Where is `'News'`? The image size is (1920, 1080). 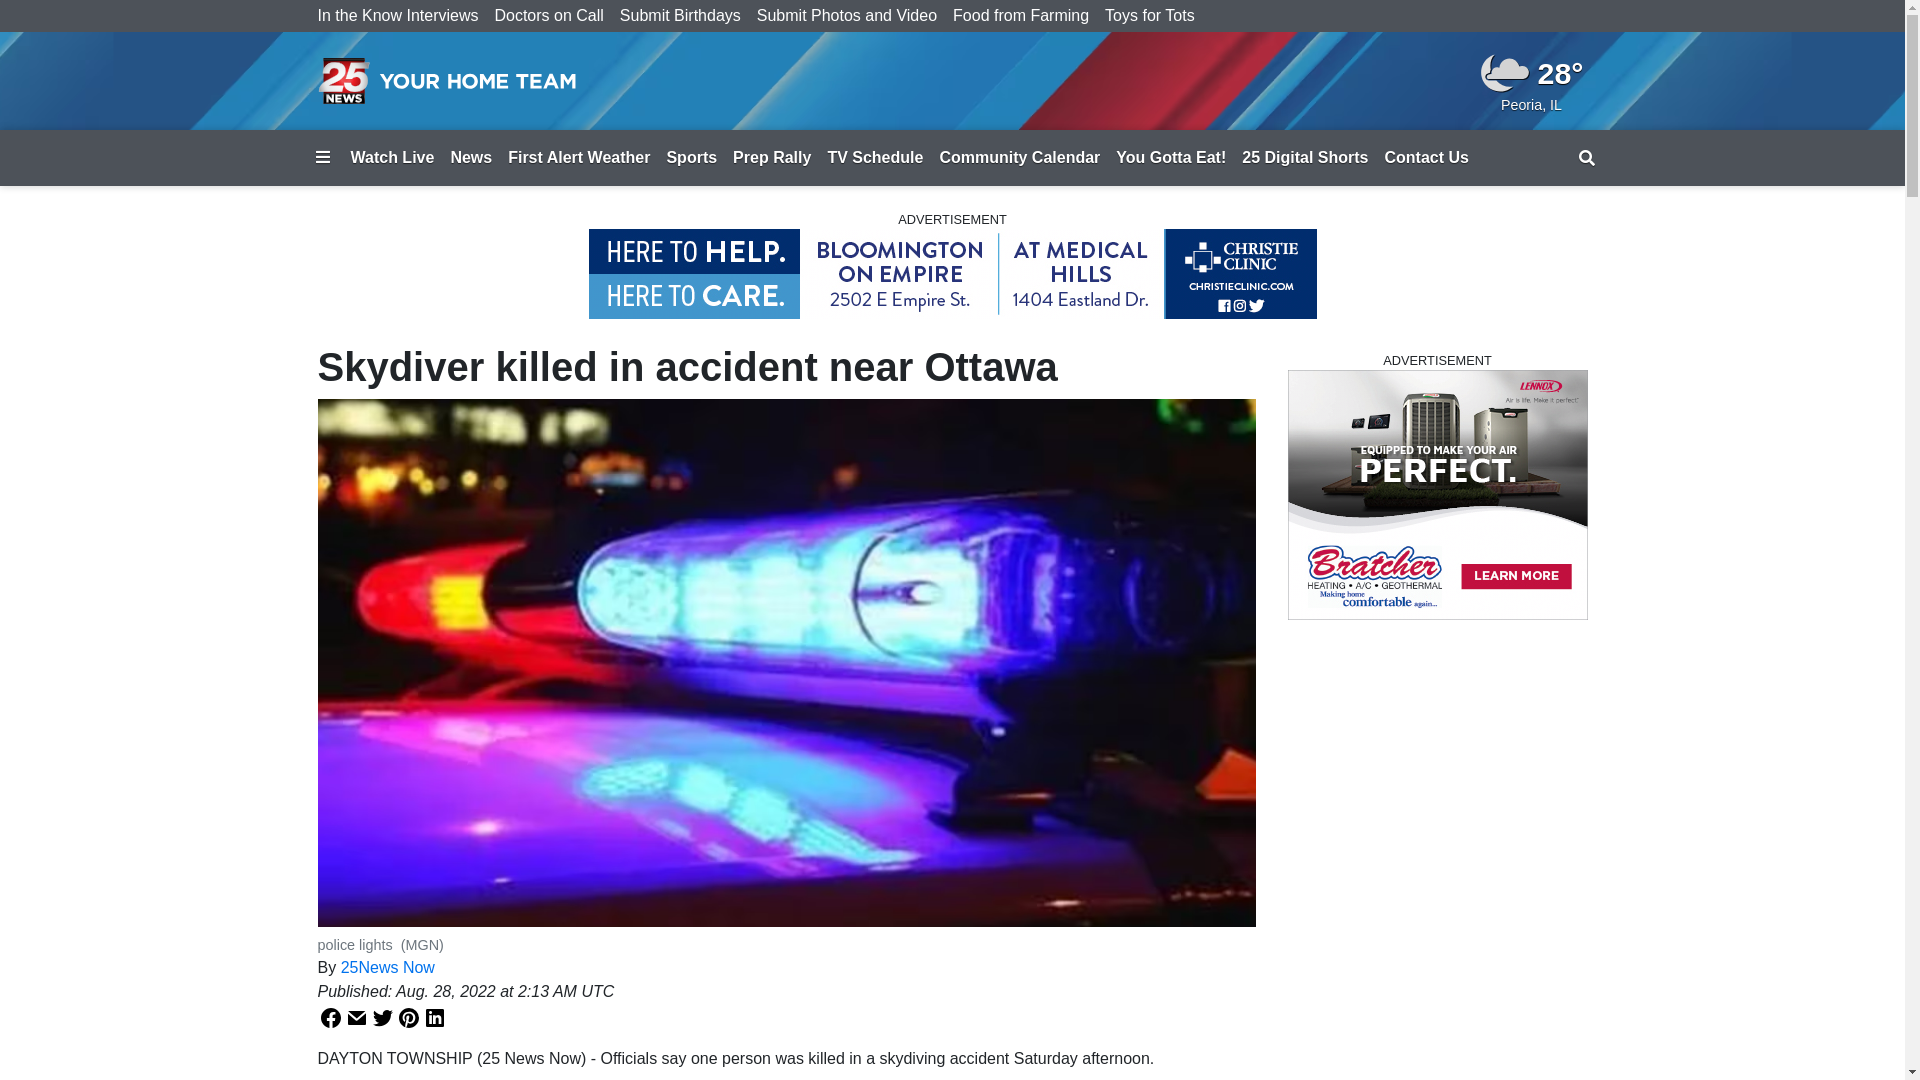
'News' is located at coordinates (469, 157).